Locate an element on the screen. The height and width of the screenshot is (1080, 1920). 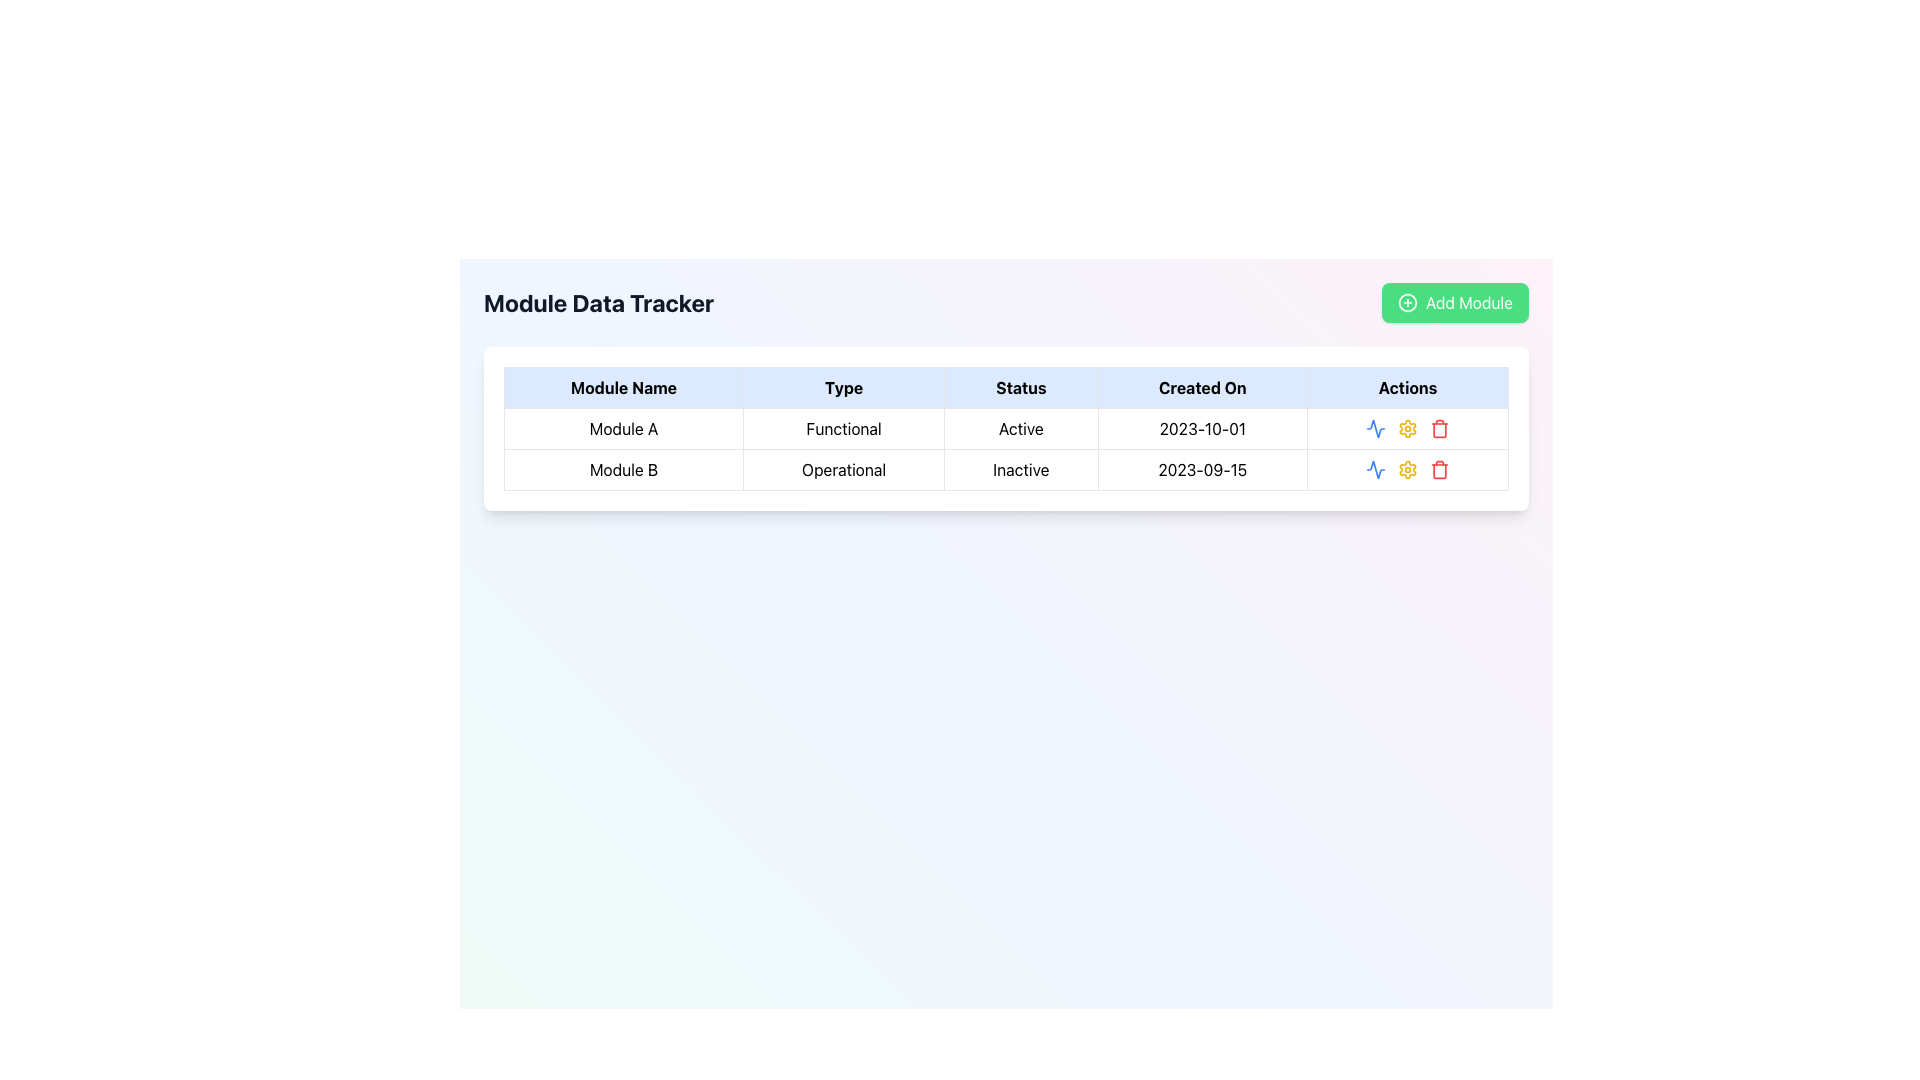
the 'Type' column header cell in the table, which is located between the 'Module Name' and 'Status' headers is located at coordinates (844, 388).